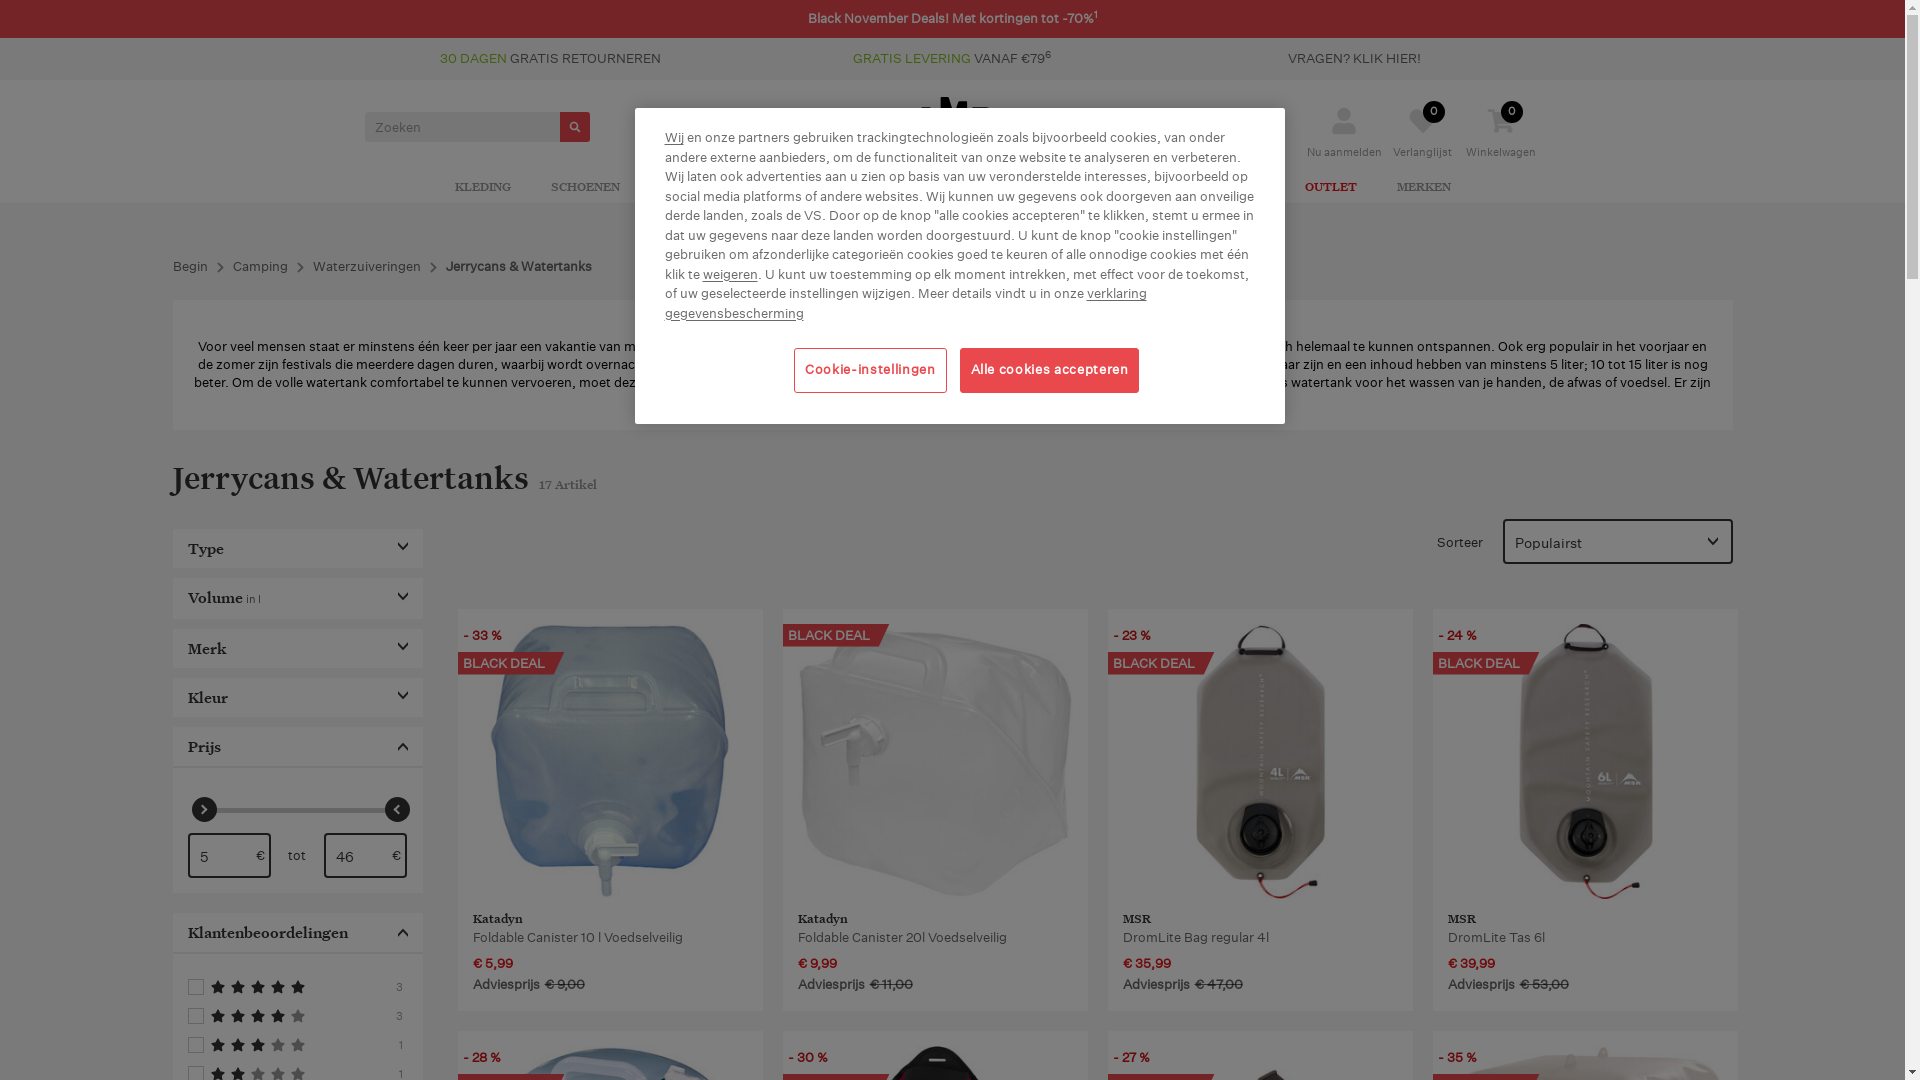 Image resolution: width=1920 pixels, height=1080 pixels. I want to click on 'MSR DromLite Tas Regular', so click(1258, 810).